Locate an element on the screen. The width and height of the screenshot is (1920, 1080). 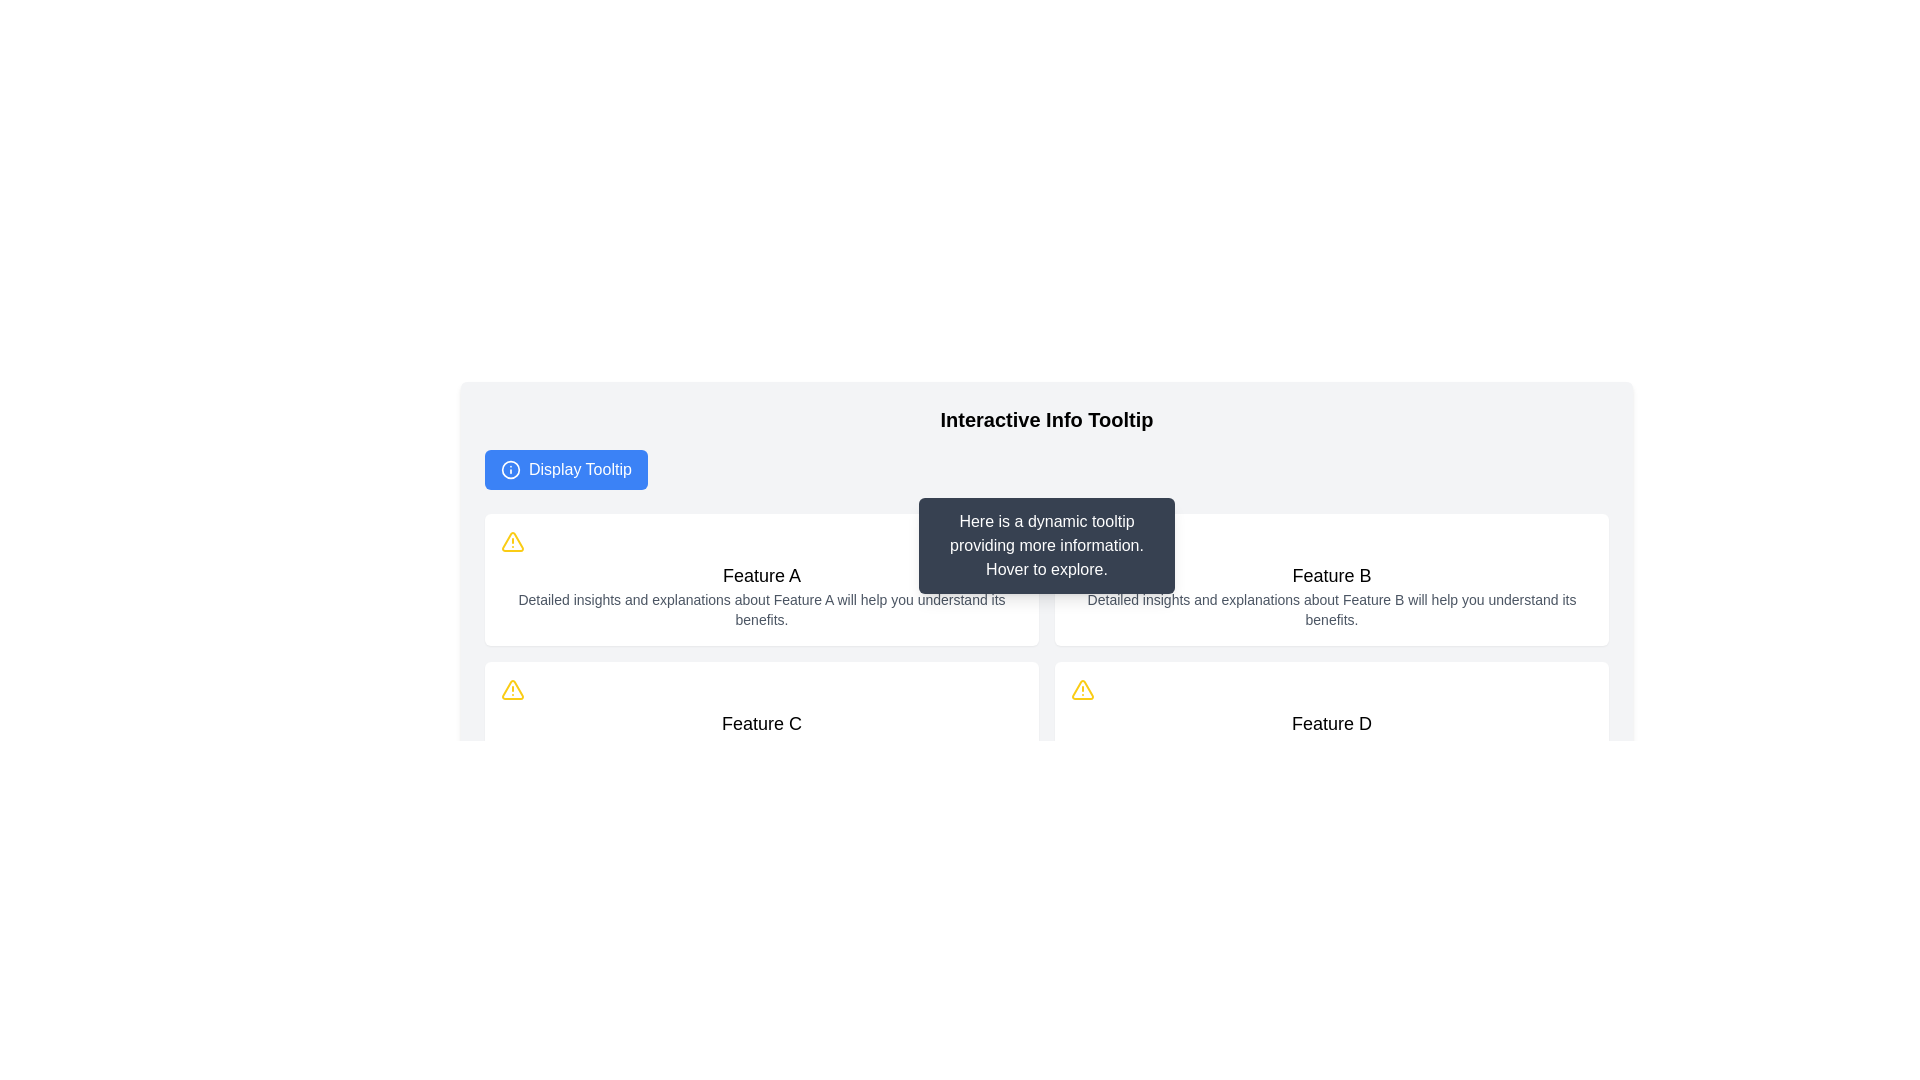
the circular SVG graphical component that serves as an informational icon, located near the 'Display Tooltip' button is located at coordinates (510, 470).